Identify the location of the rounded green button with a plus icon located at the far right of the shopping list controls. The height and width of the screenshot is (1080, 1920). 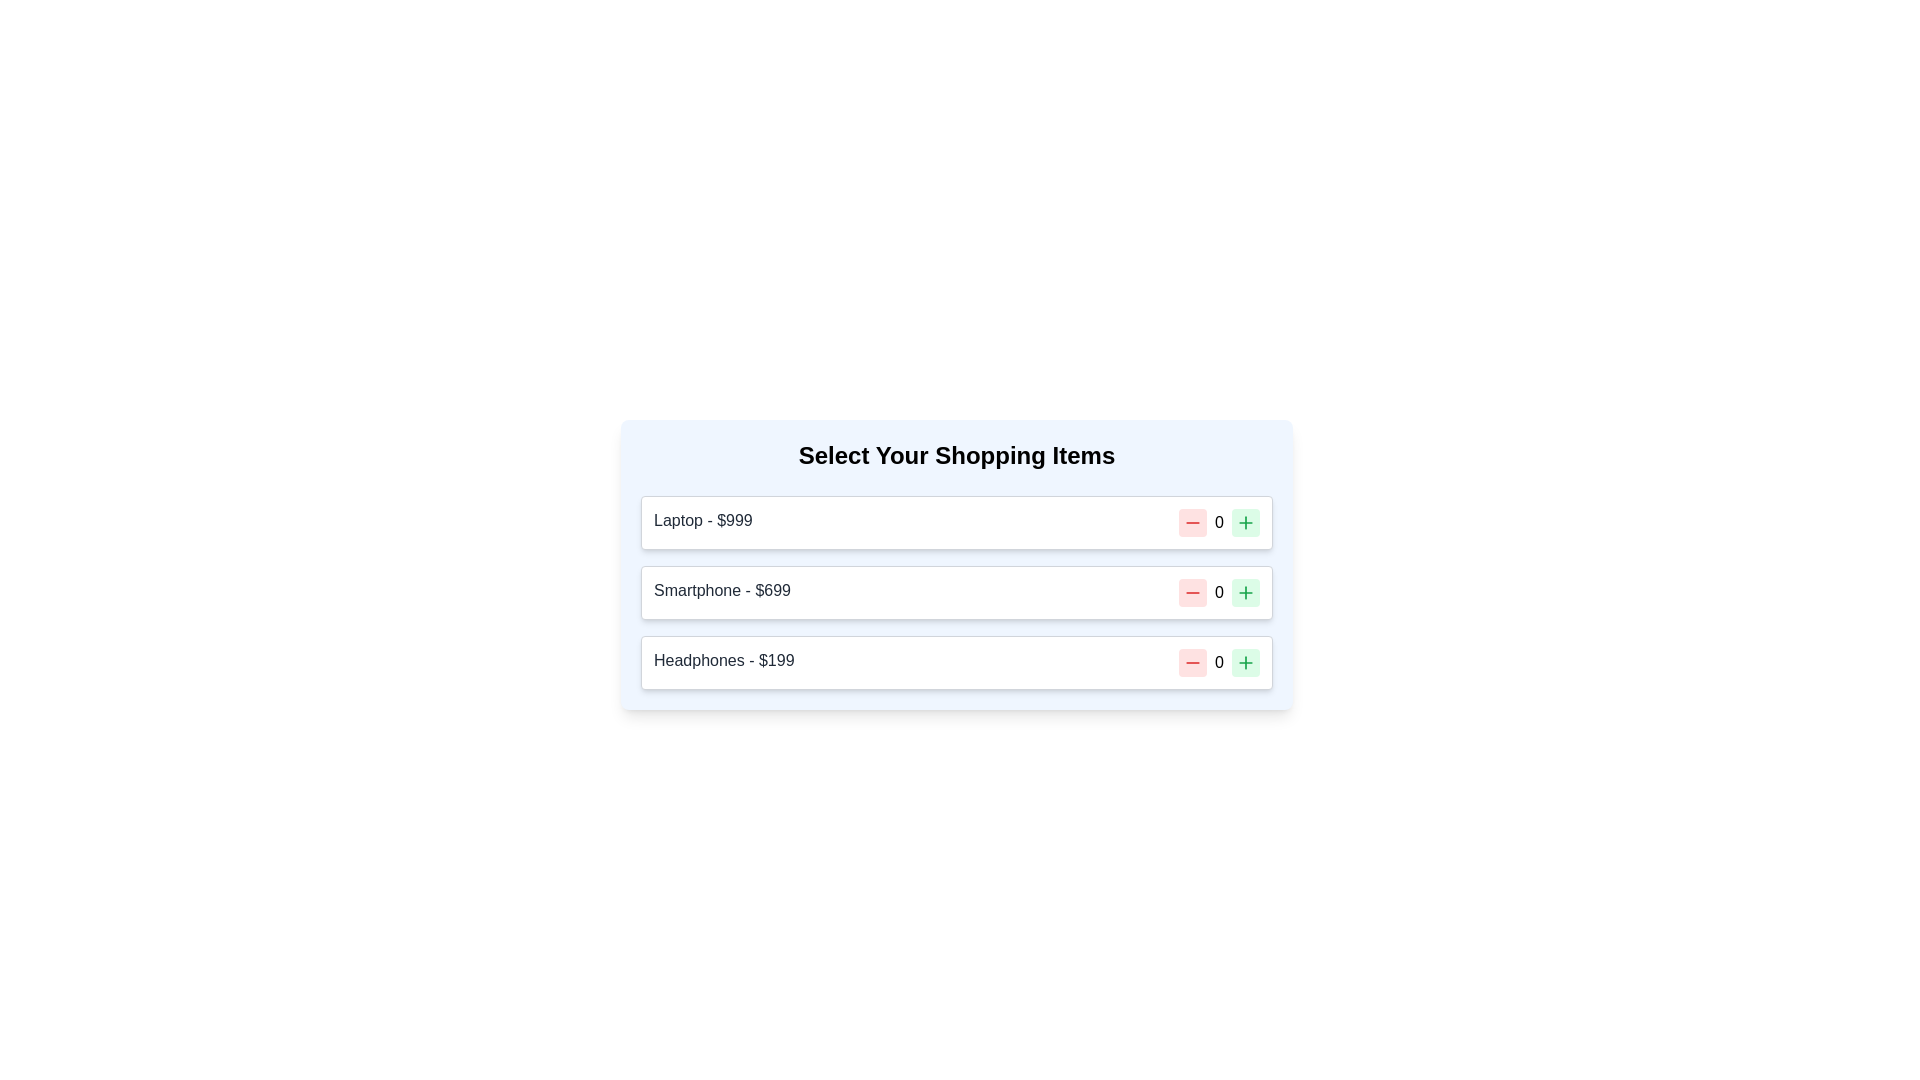
(1245, 522).